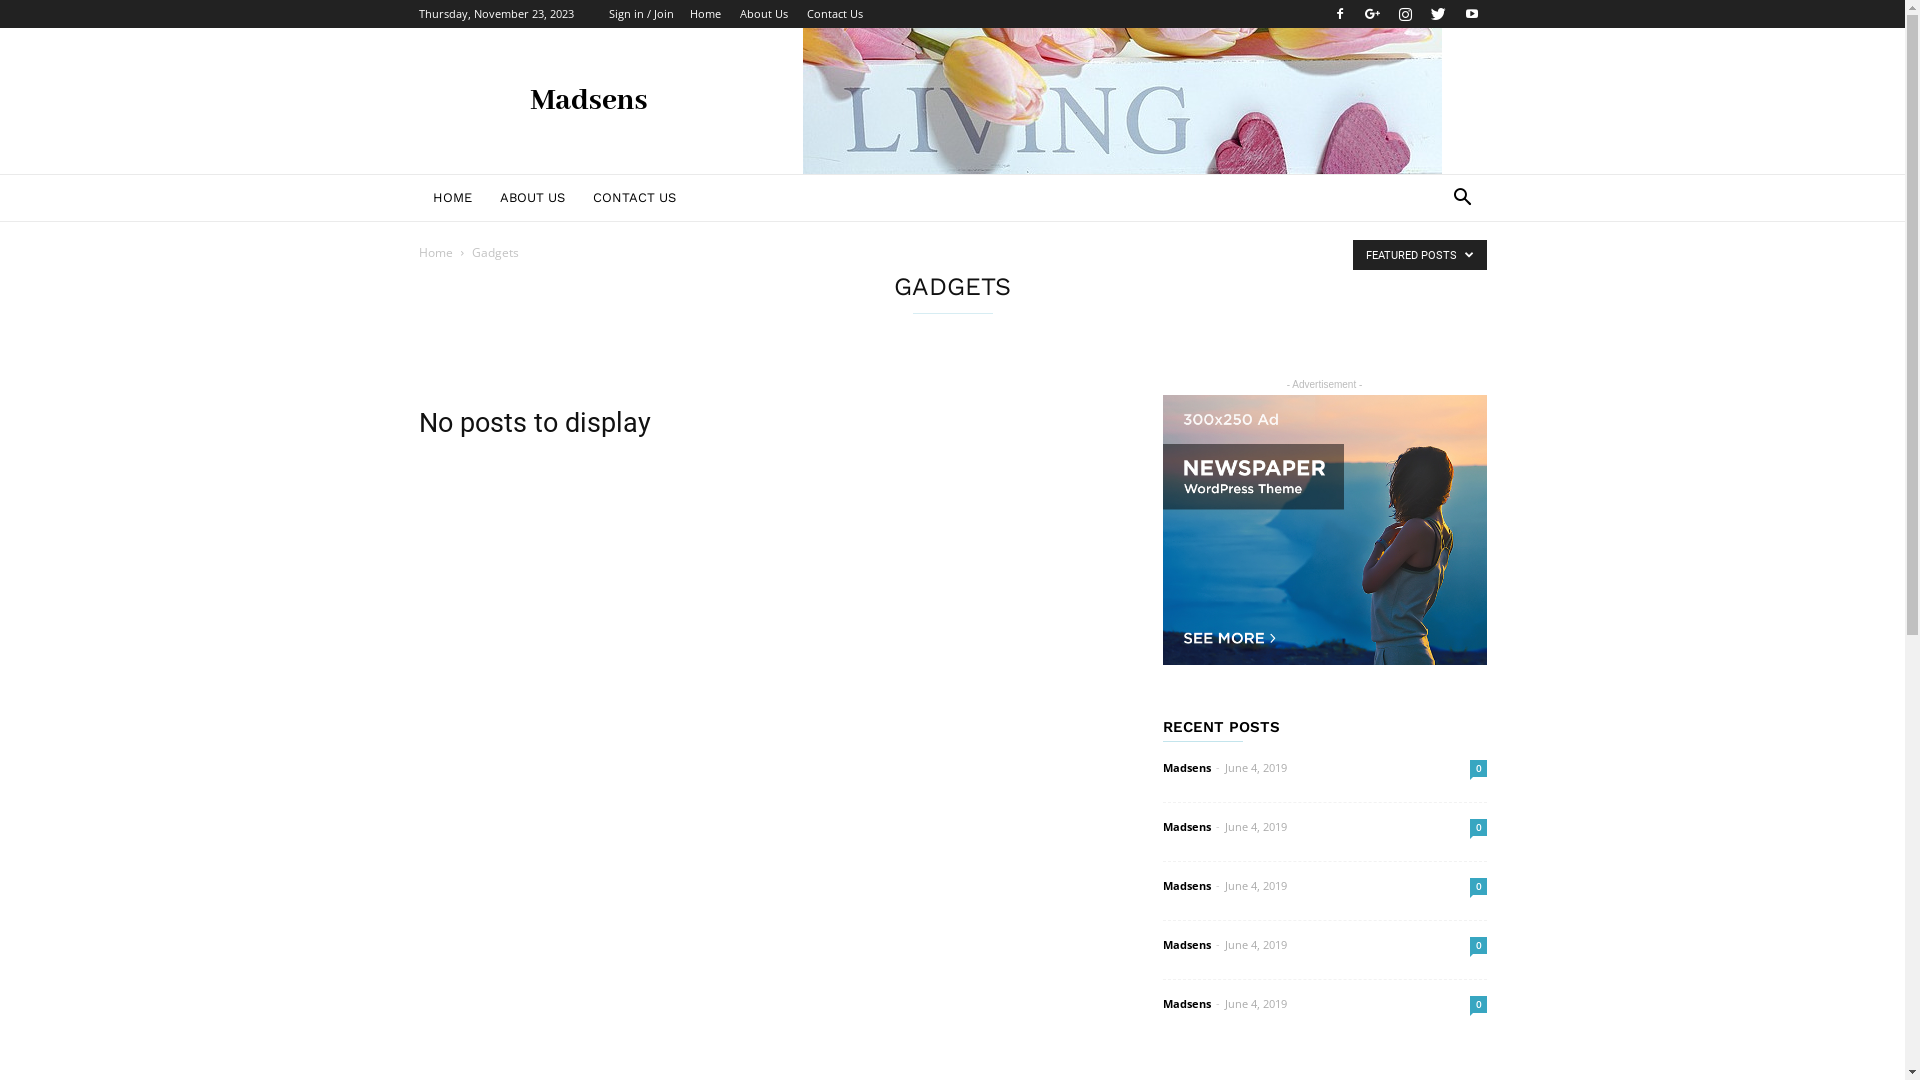  What do you see at coordinates (1185, 1003) in the screenshot?
I see `'Madsens'` at bounding box center [1185, 1003].